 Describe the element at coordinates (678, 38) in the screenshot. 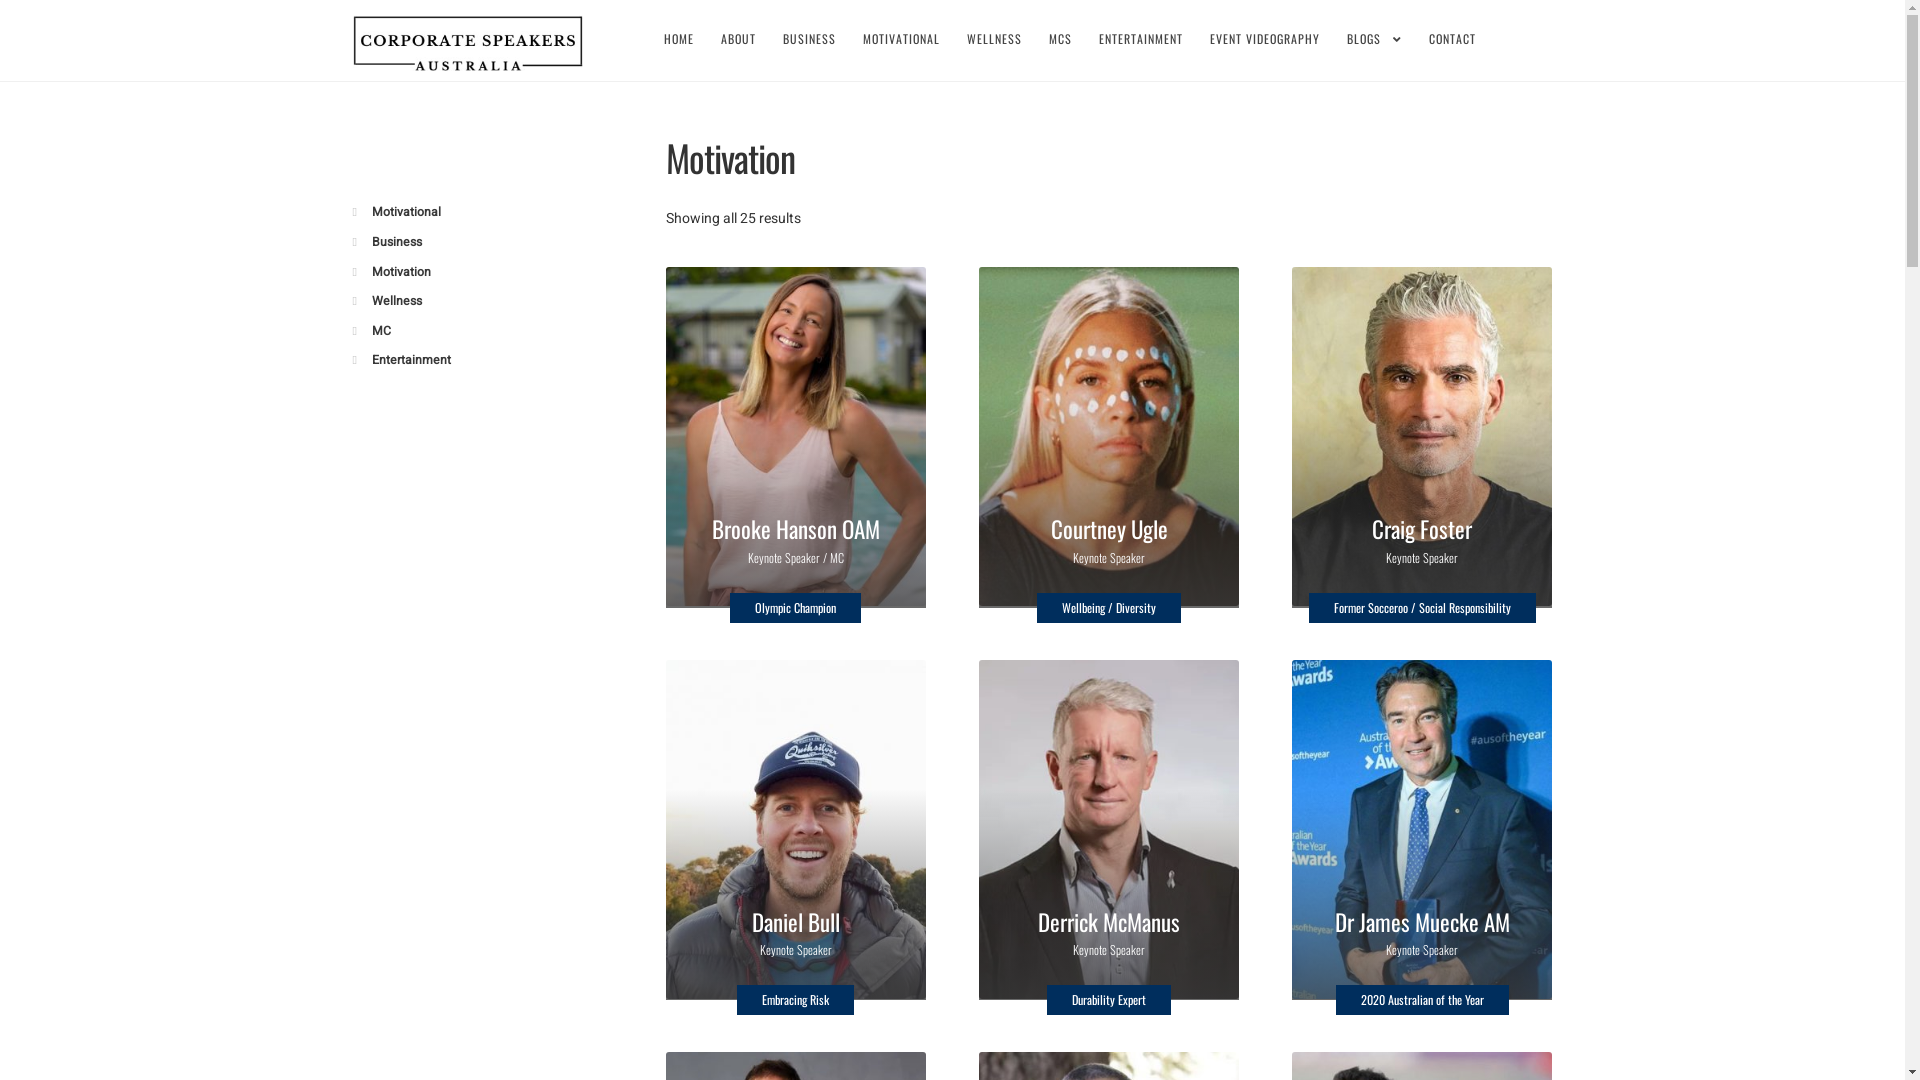

I see `'HOME'` at that location.